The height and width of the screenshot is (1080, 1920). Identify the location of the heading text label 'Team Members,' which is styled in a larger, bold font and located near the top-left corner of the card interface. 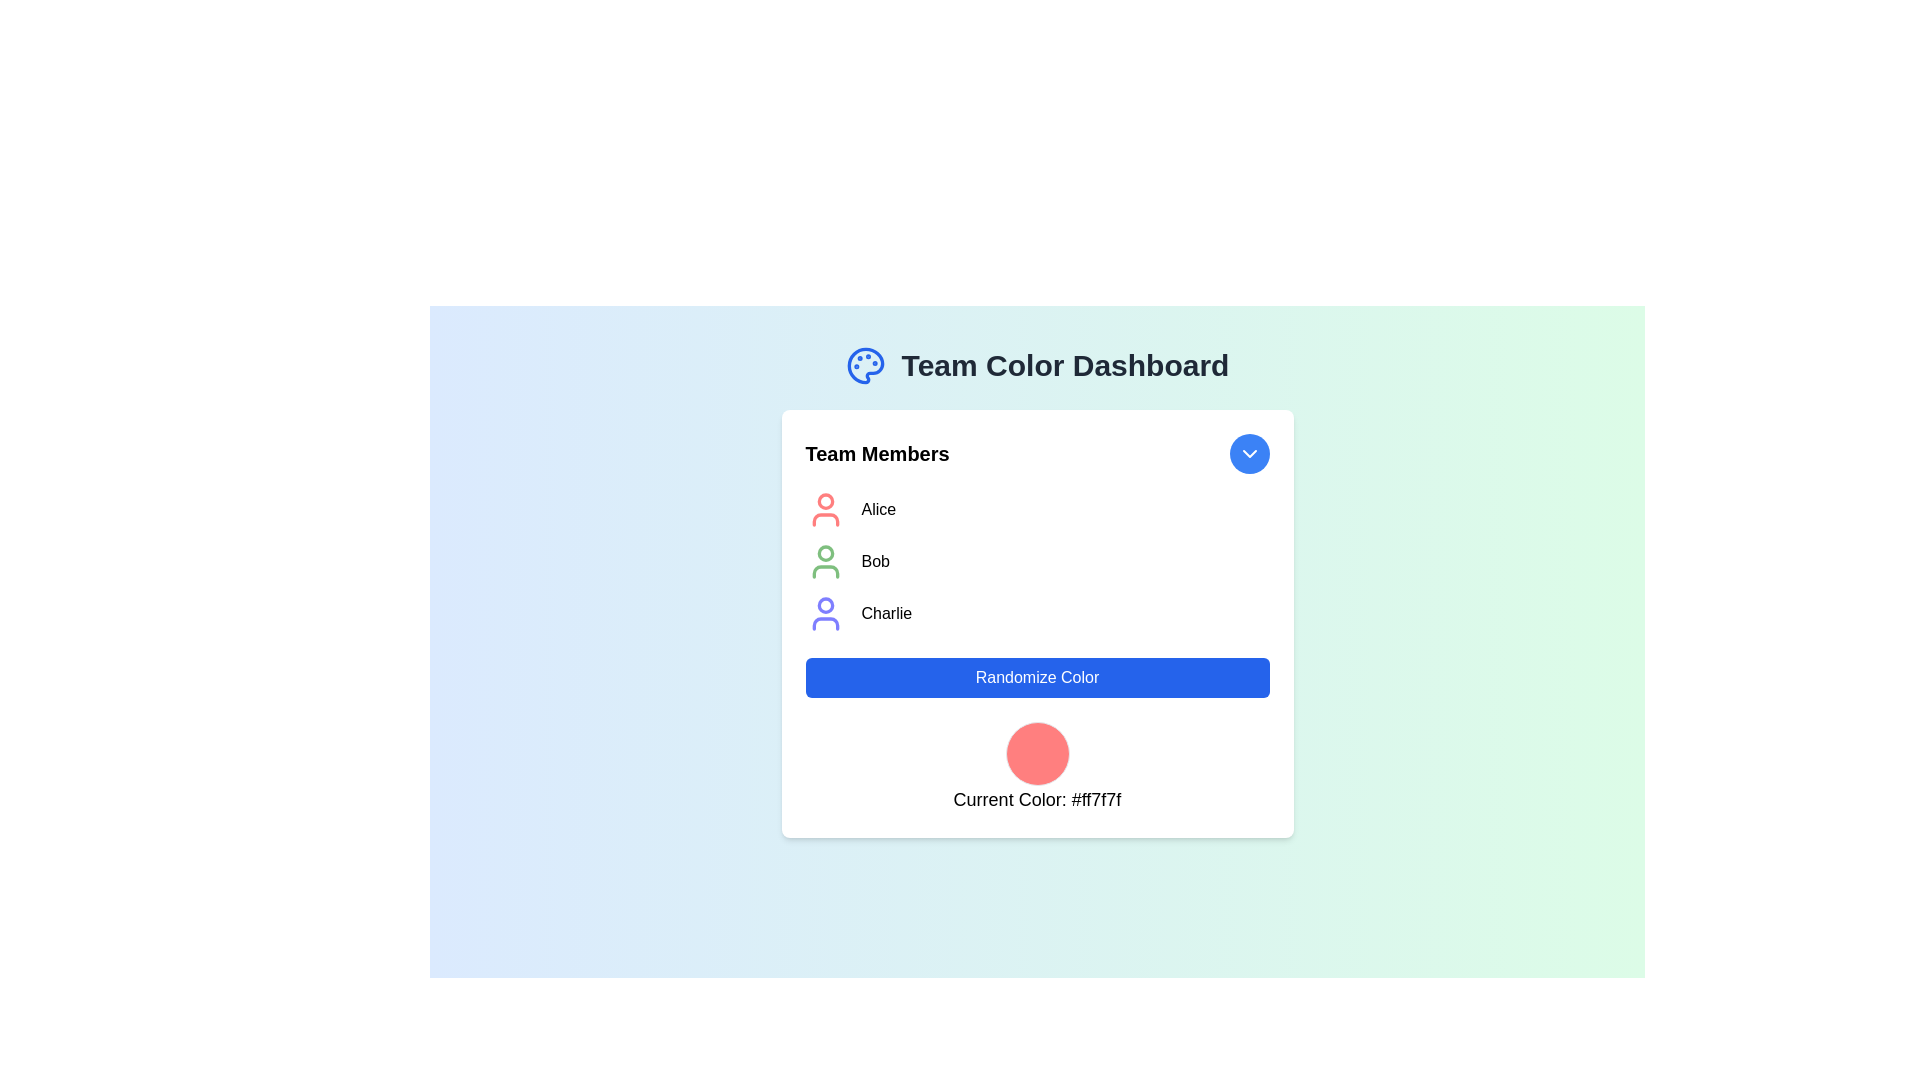
(877, 454).